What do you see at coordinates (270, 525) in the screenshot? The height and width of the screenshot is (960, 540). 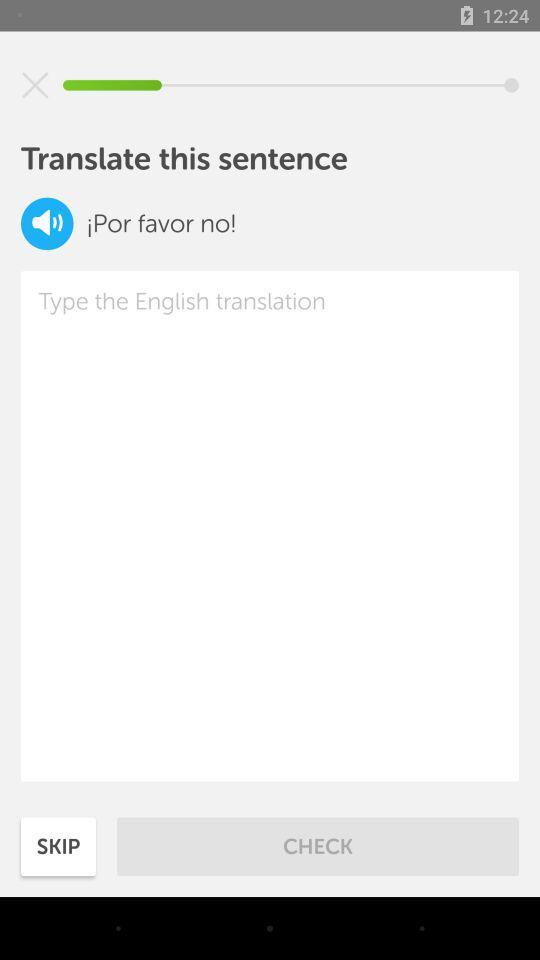 I see `the item at the center` at bounding box center [270, 525].